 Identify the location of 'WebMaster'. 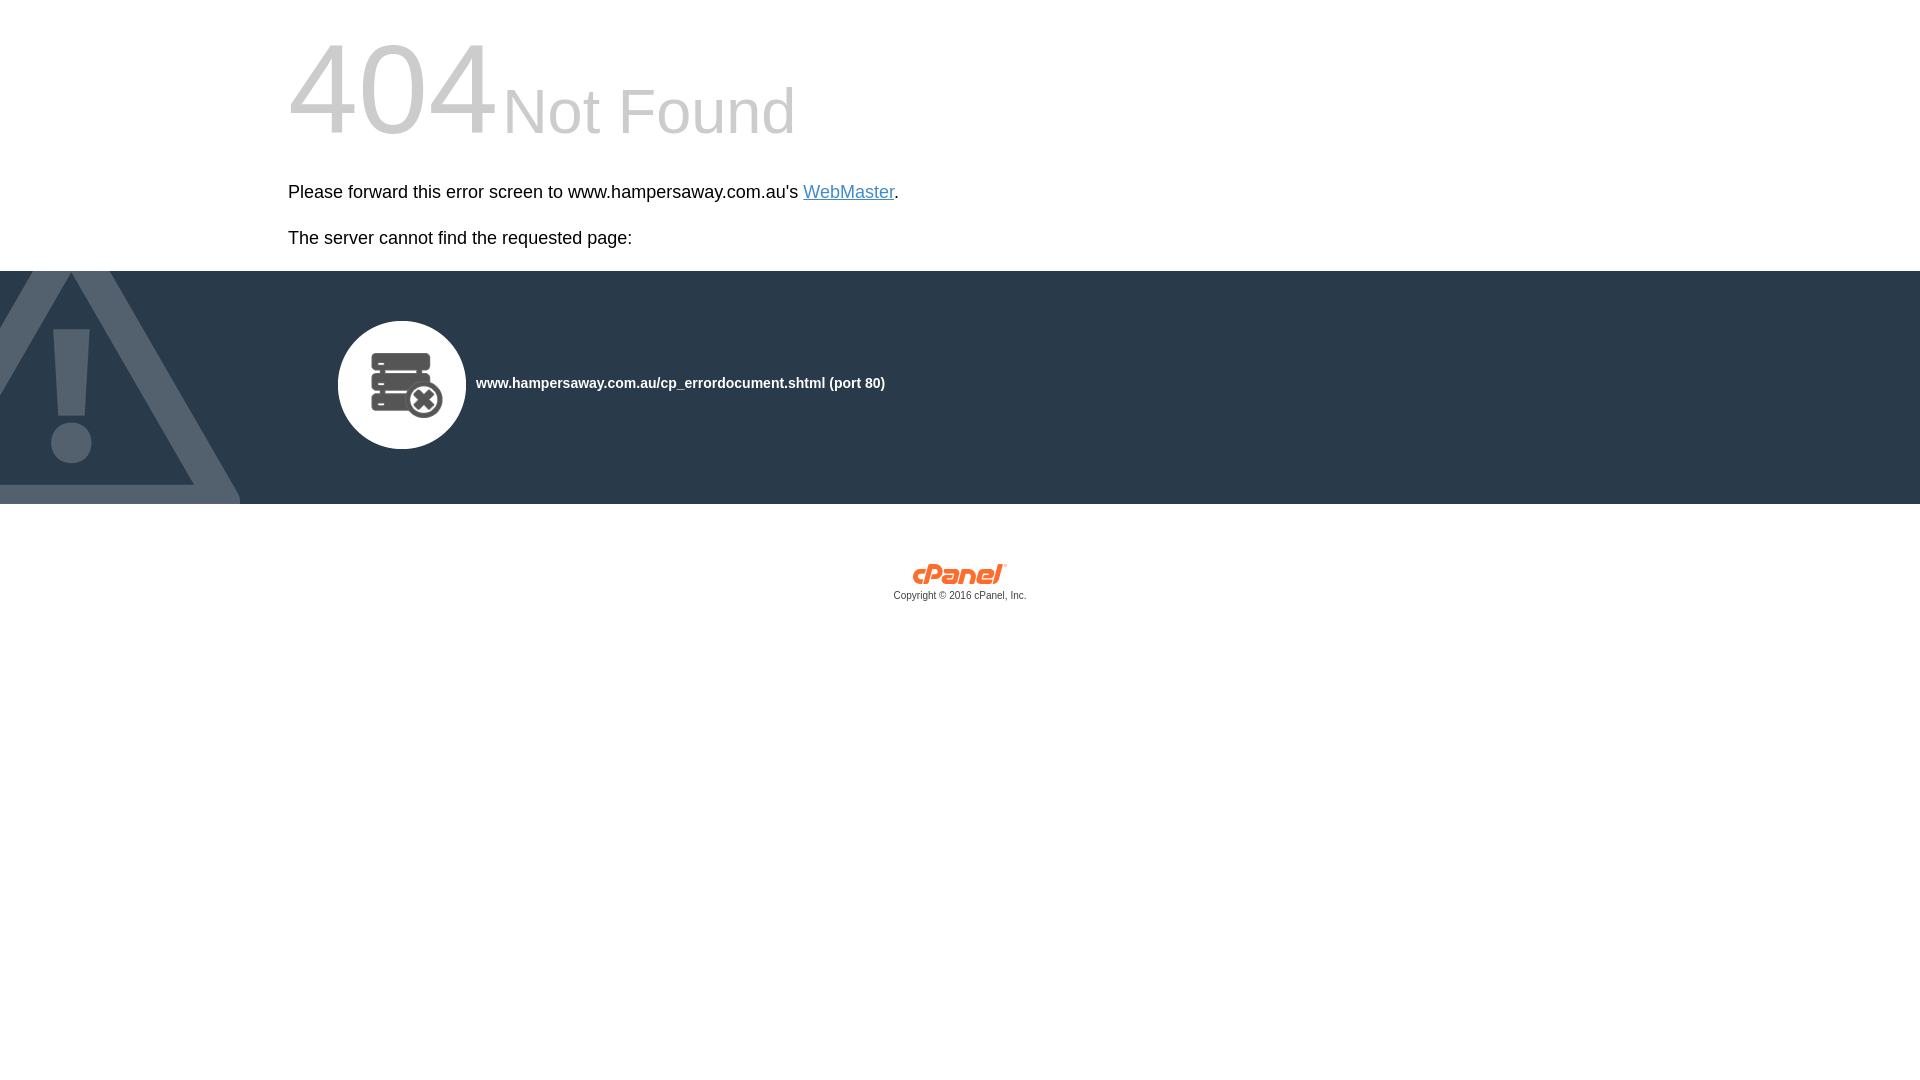
(802, 192).